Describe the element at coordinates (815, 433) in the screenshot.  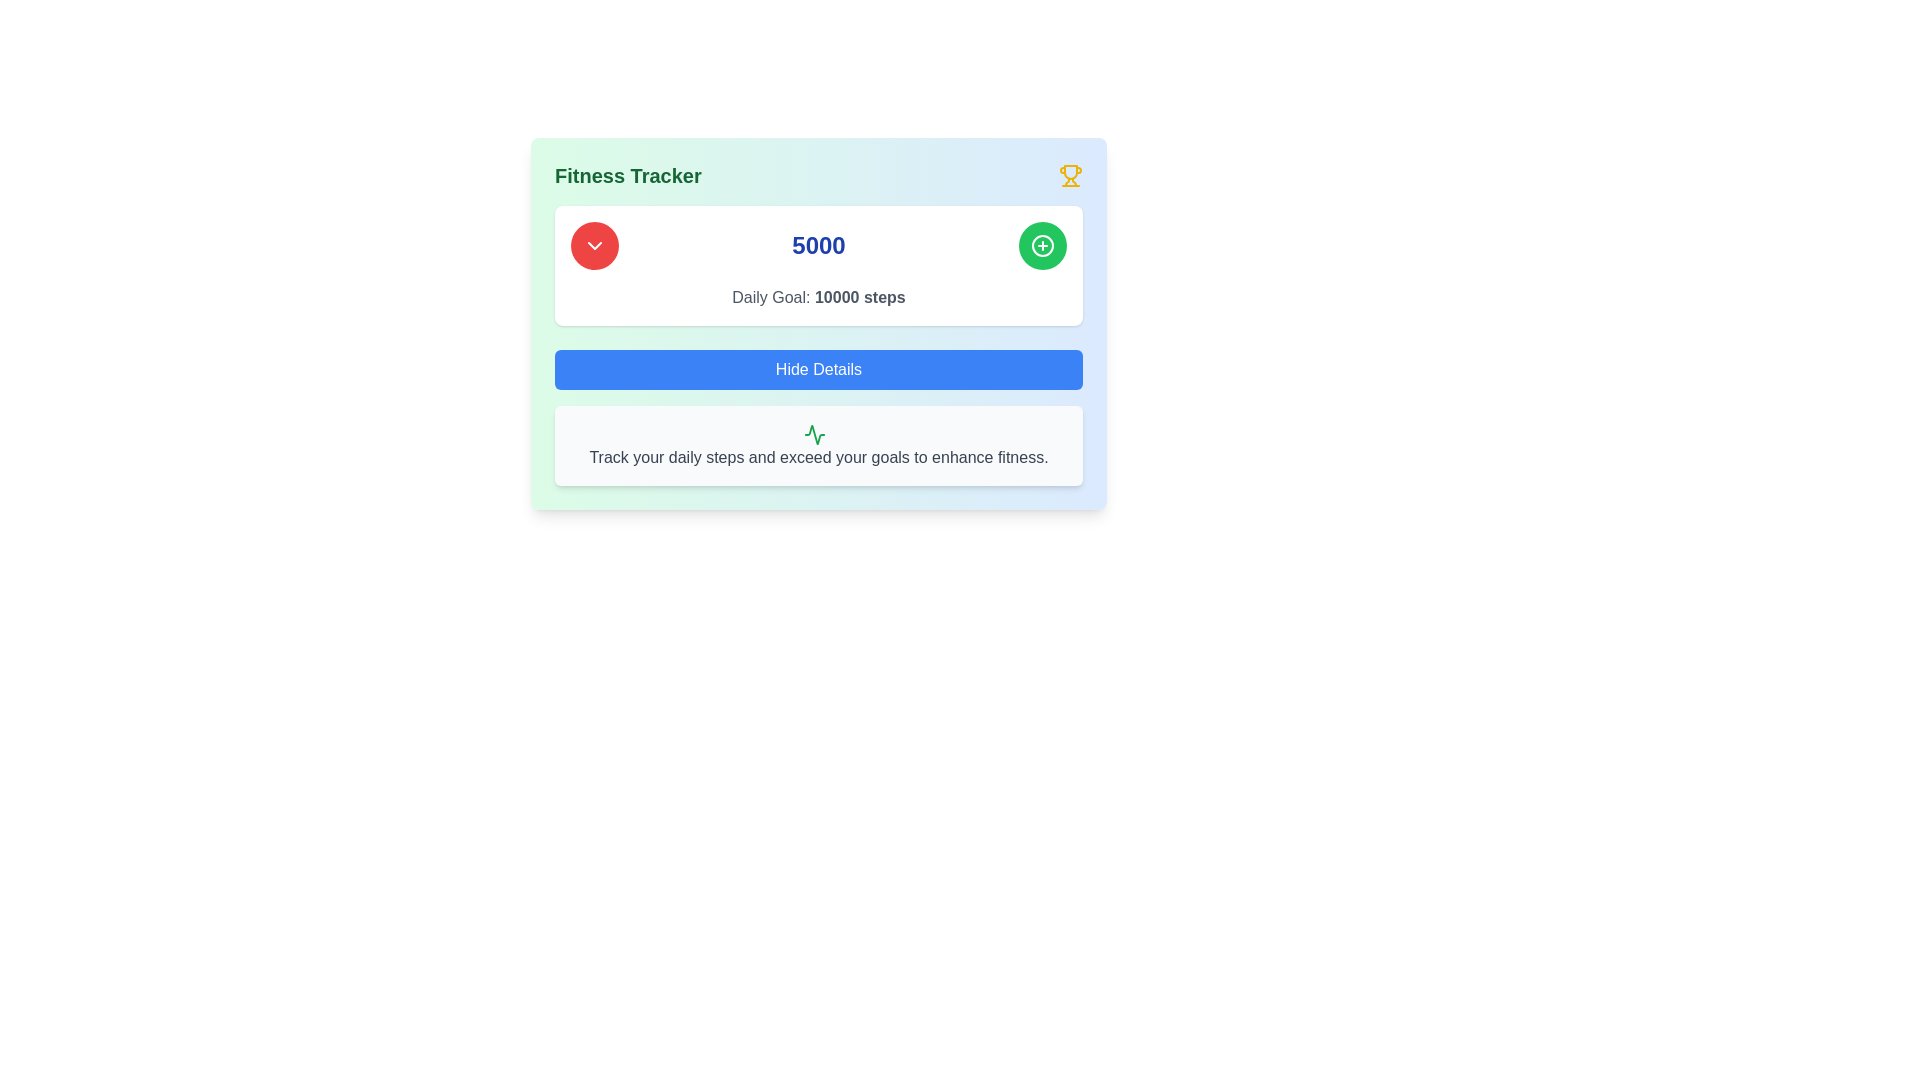
I see `the activity indicator icon located below the 'Hide Details' button and to the left of the descriptive text` at that location.